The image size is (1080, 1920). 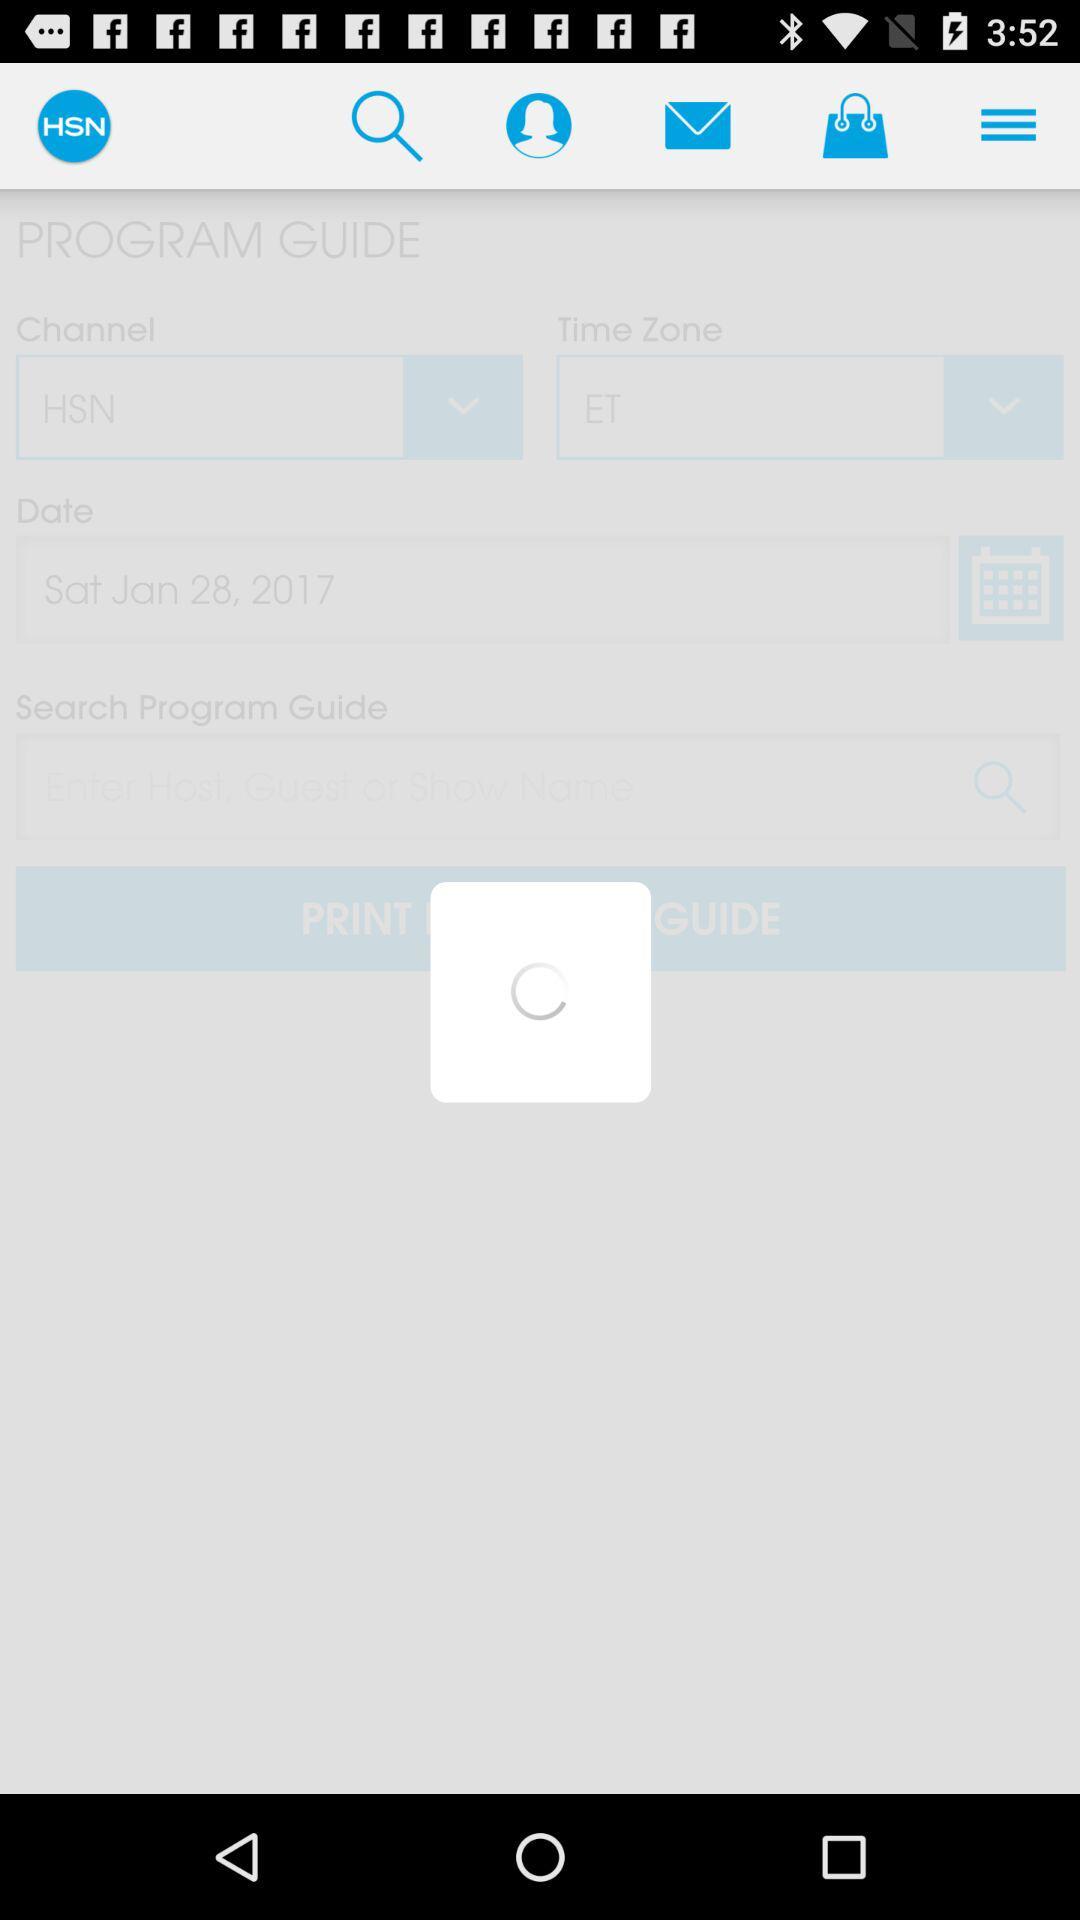 I want to click on messages page, so click(x=696, y=124).